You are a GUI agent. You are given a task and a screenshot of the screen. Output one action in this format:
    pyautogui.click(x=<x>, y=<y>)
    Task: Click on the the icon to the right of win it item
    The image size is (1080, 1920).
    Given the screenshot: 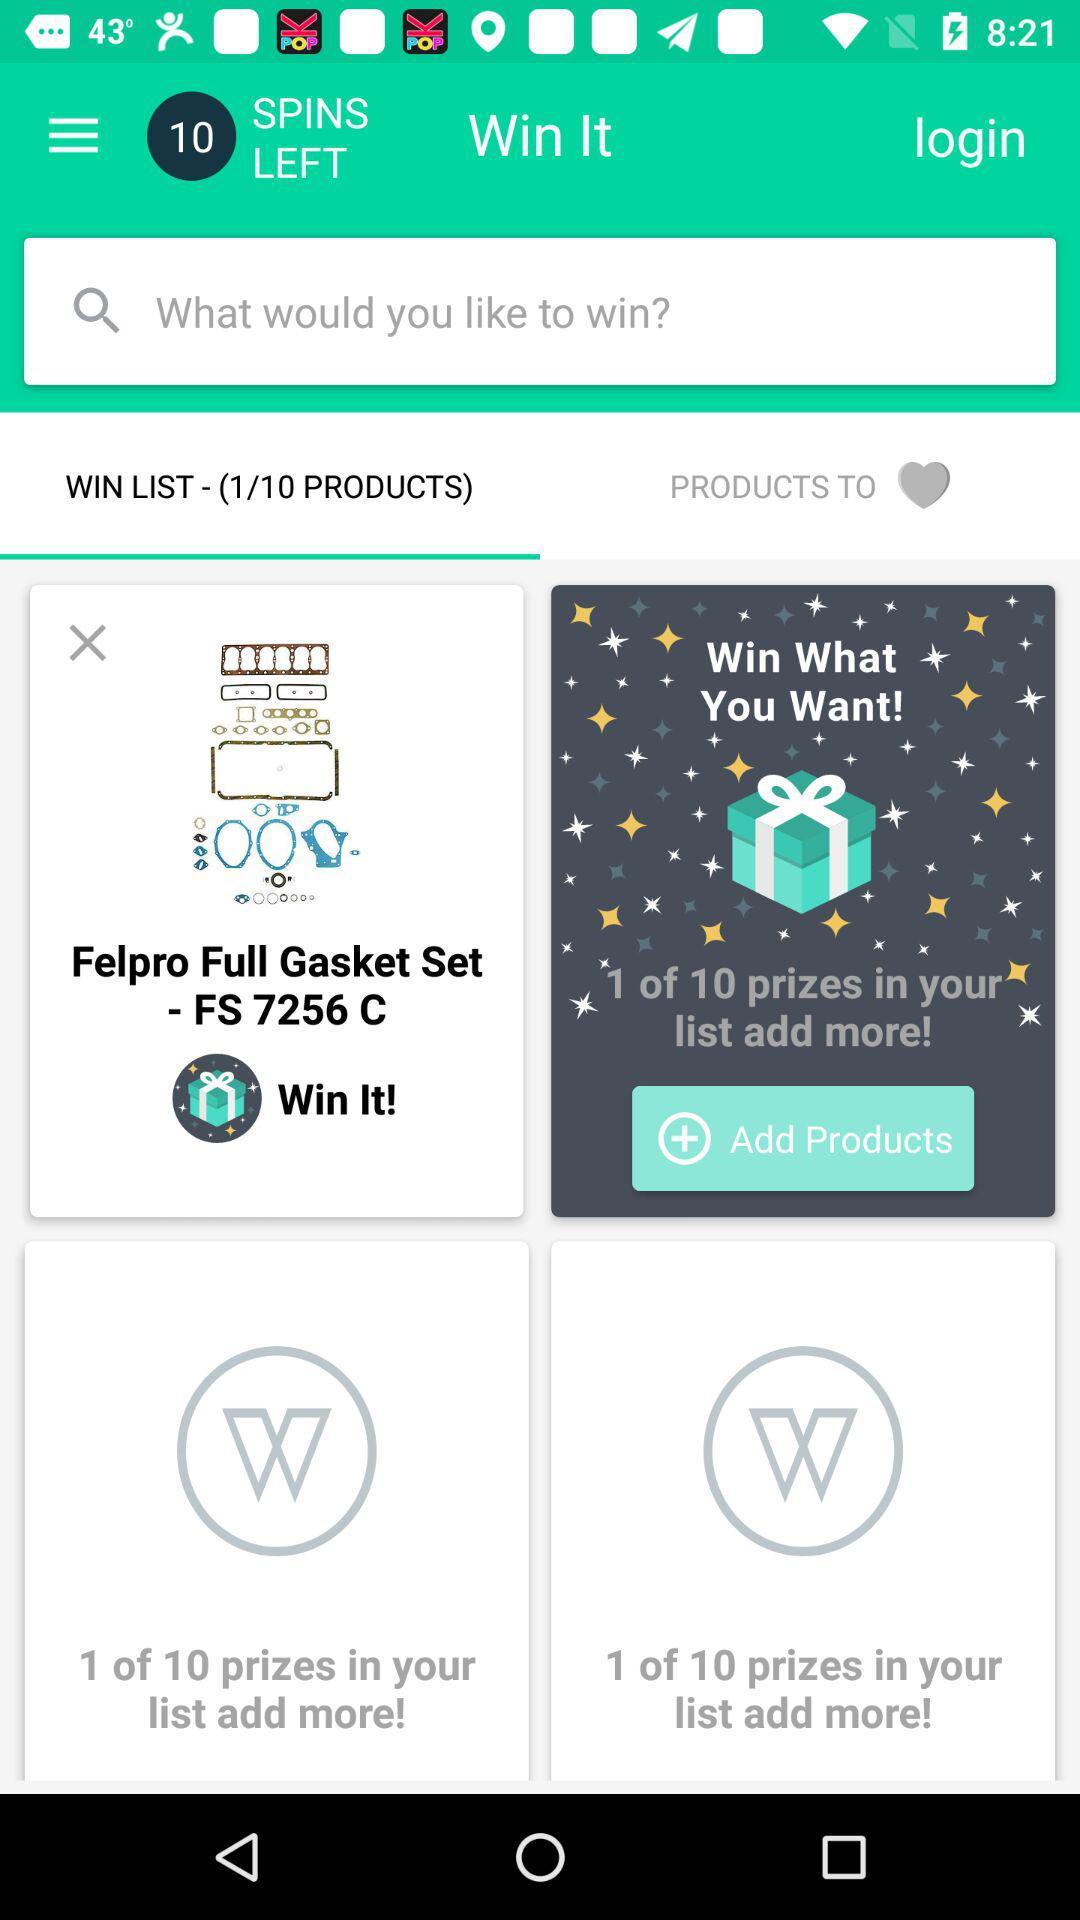 What is the action you would take?
    pyautogui.click(x=969, y=135)
    